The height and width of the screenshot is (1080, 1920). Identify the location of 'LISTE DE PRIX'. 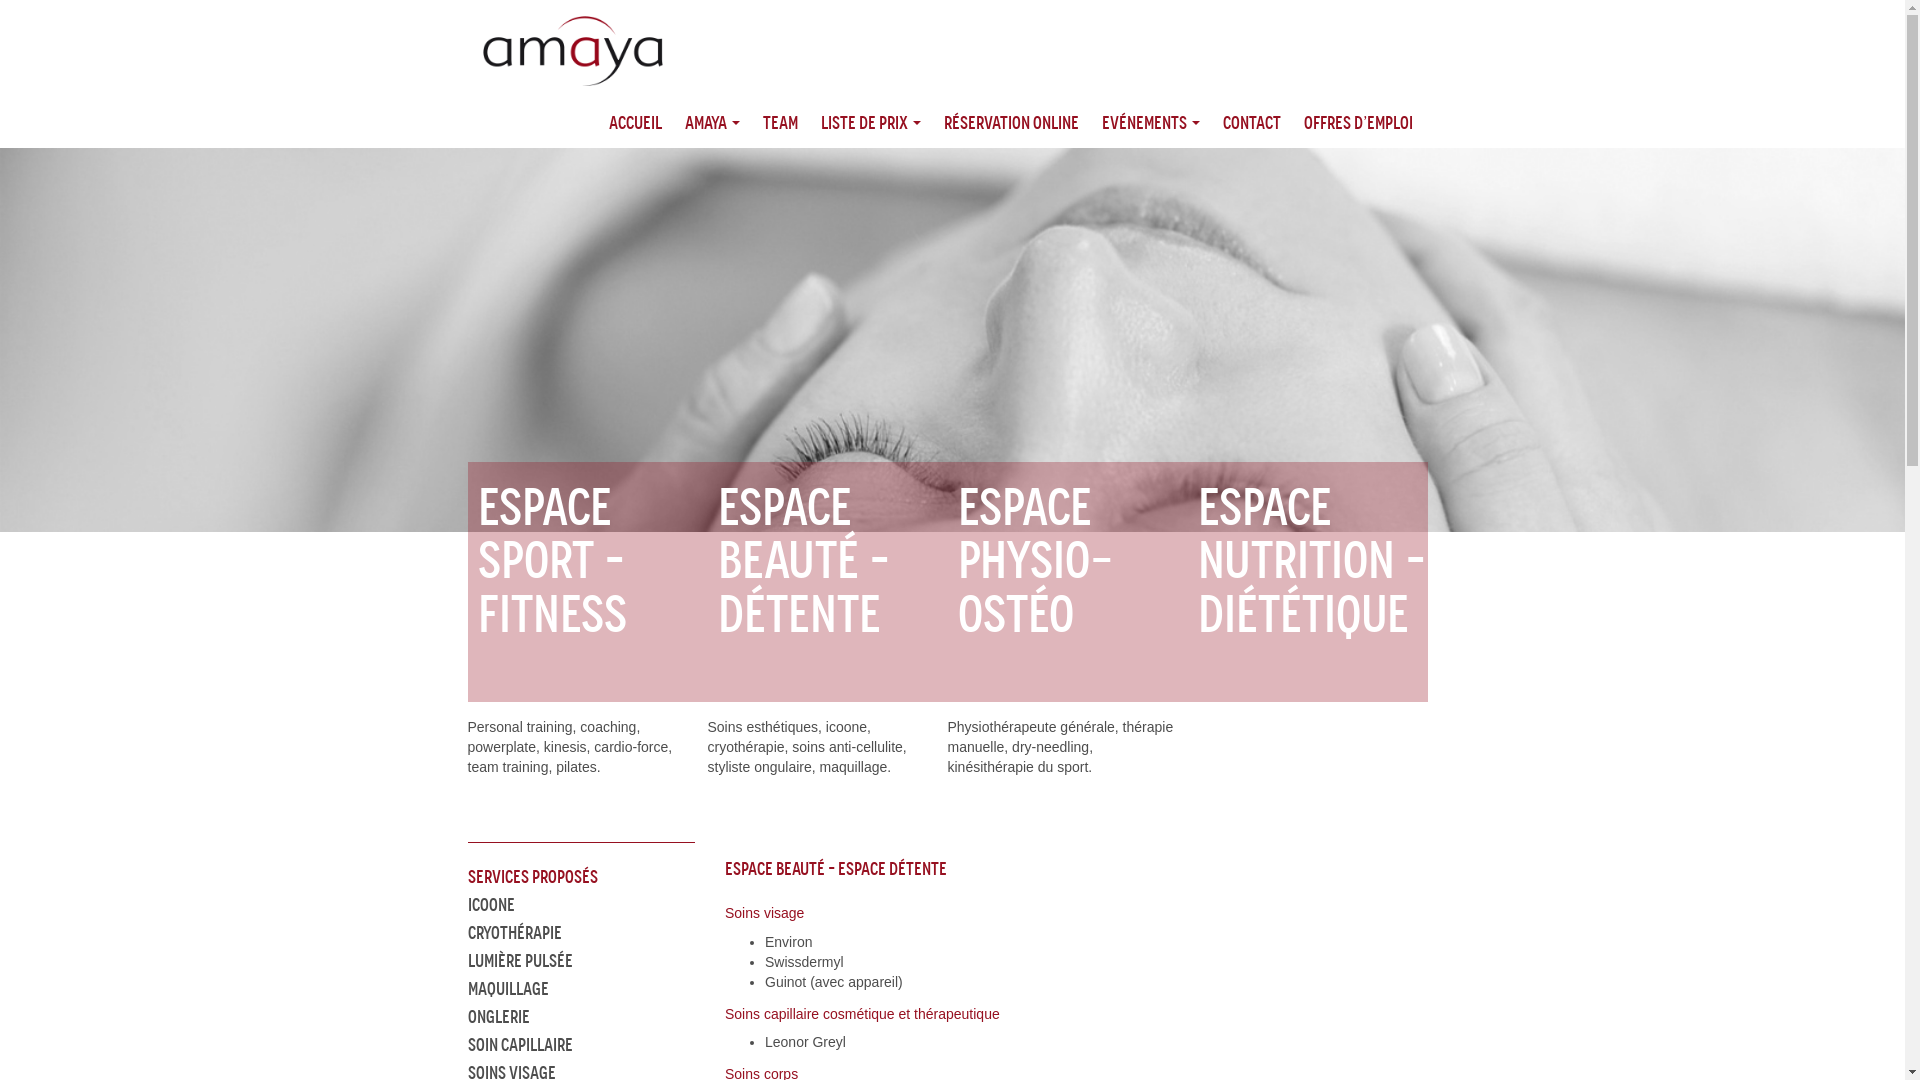
(869, 123).